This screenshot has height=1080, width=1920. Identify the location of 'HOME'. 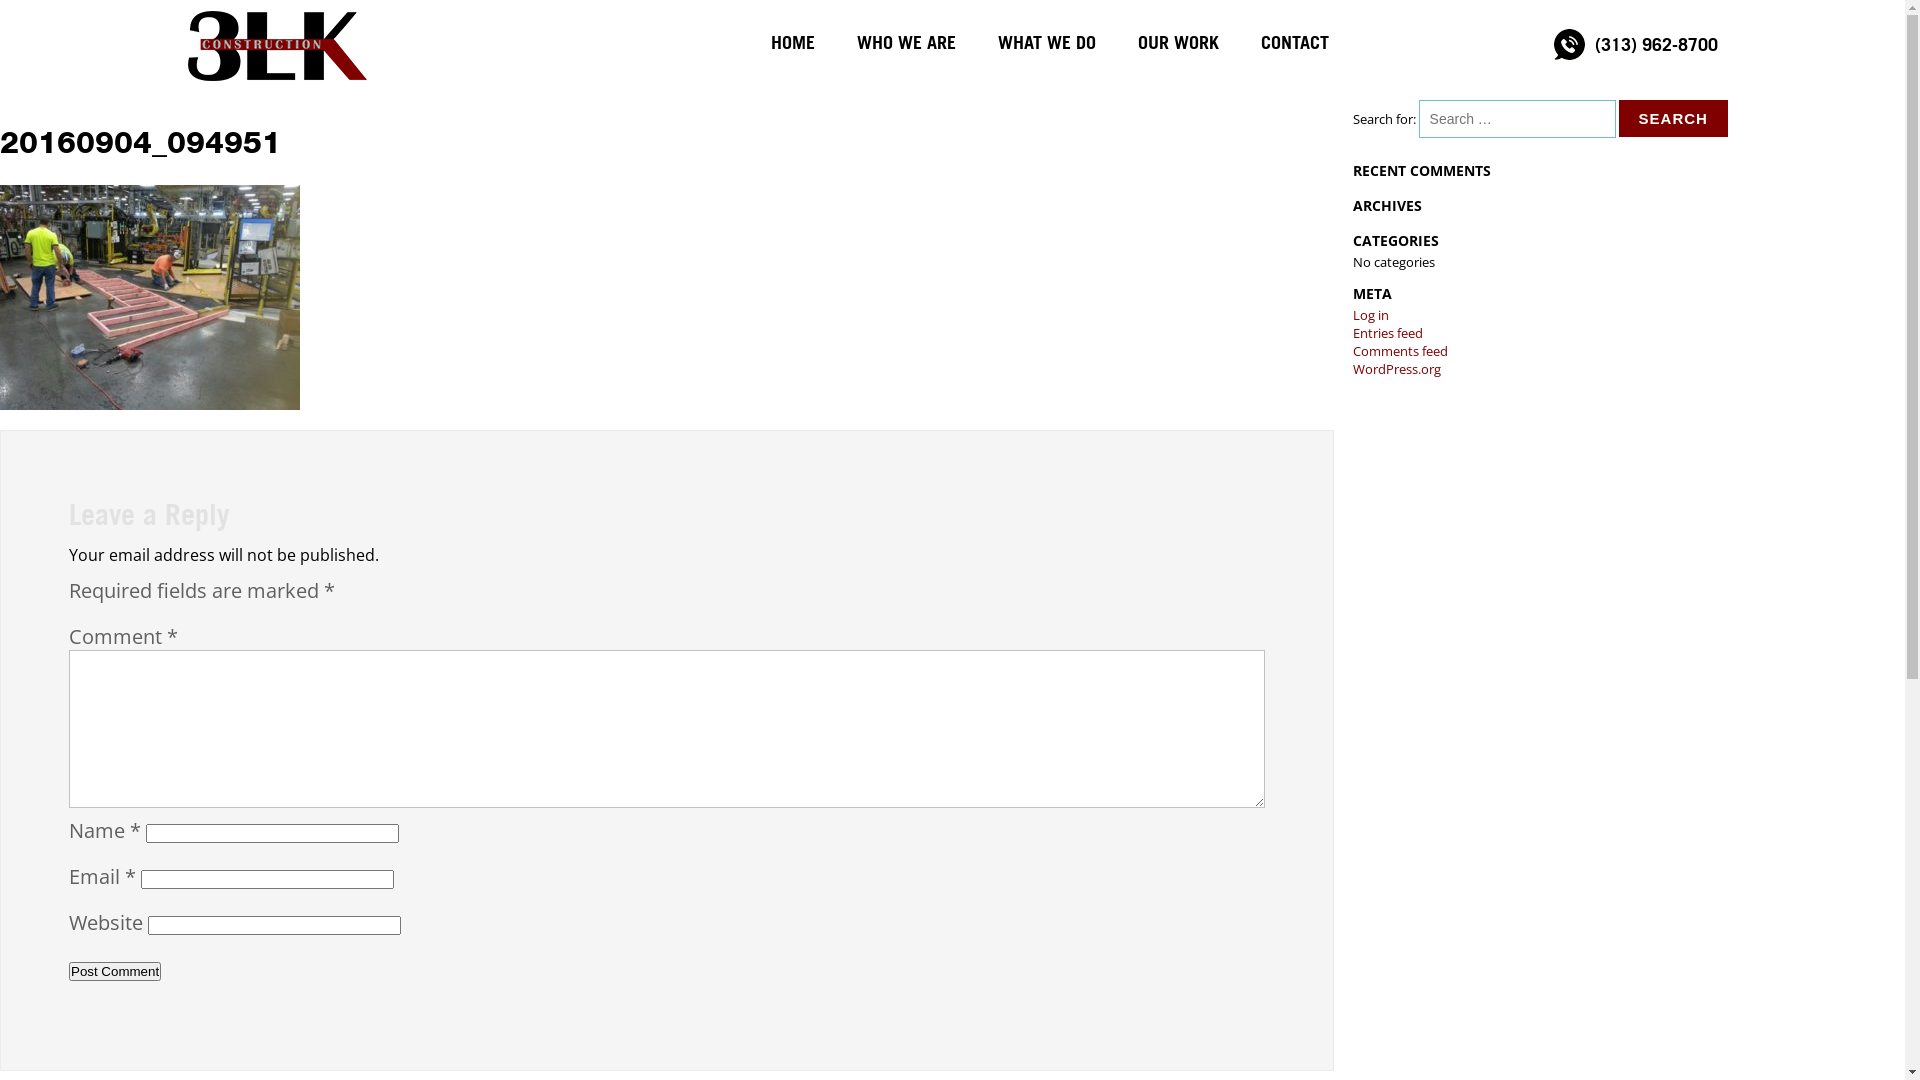
(791, 42).